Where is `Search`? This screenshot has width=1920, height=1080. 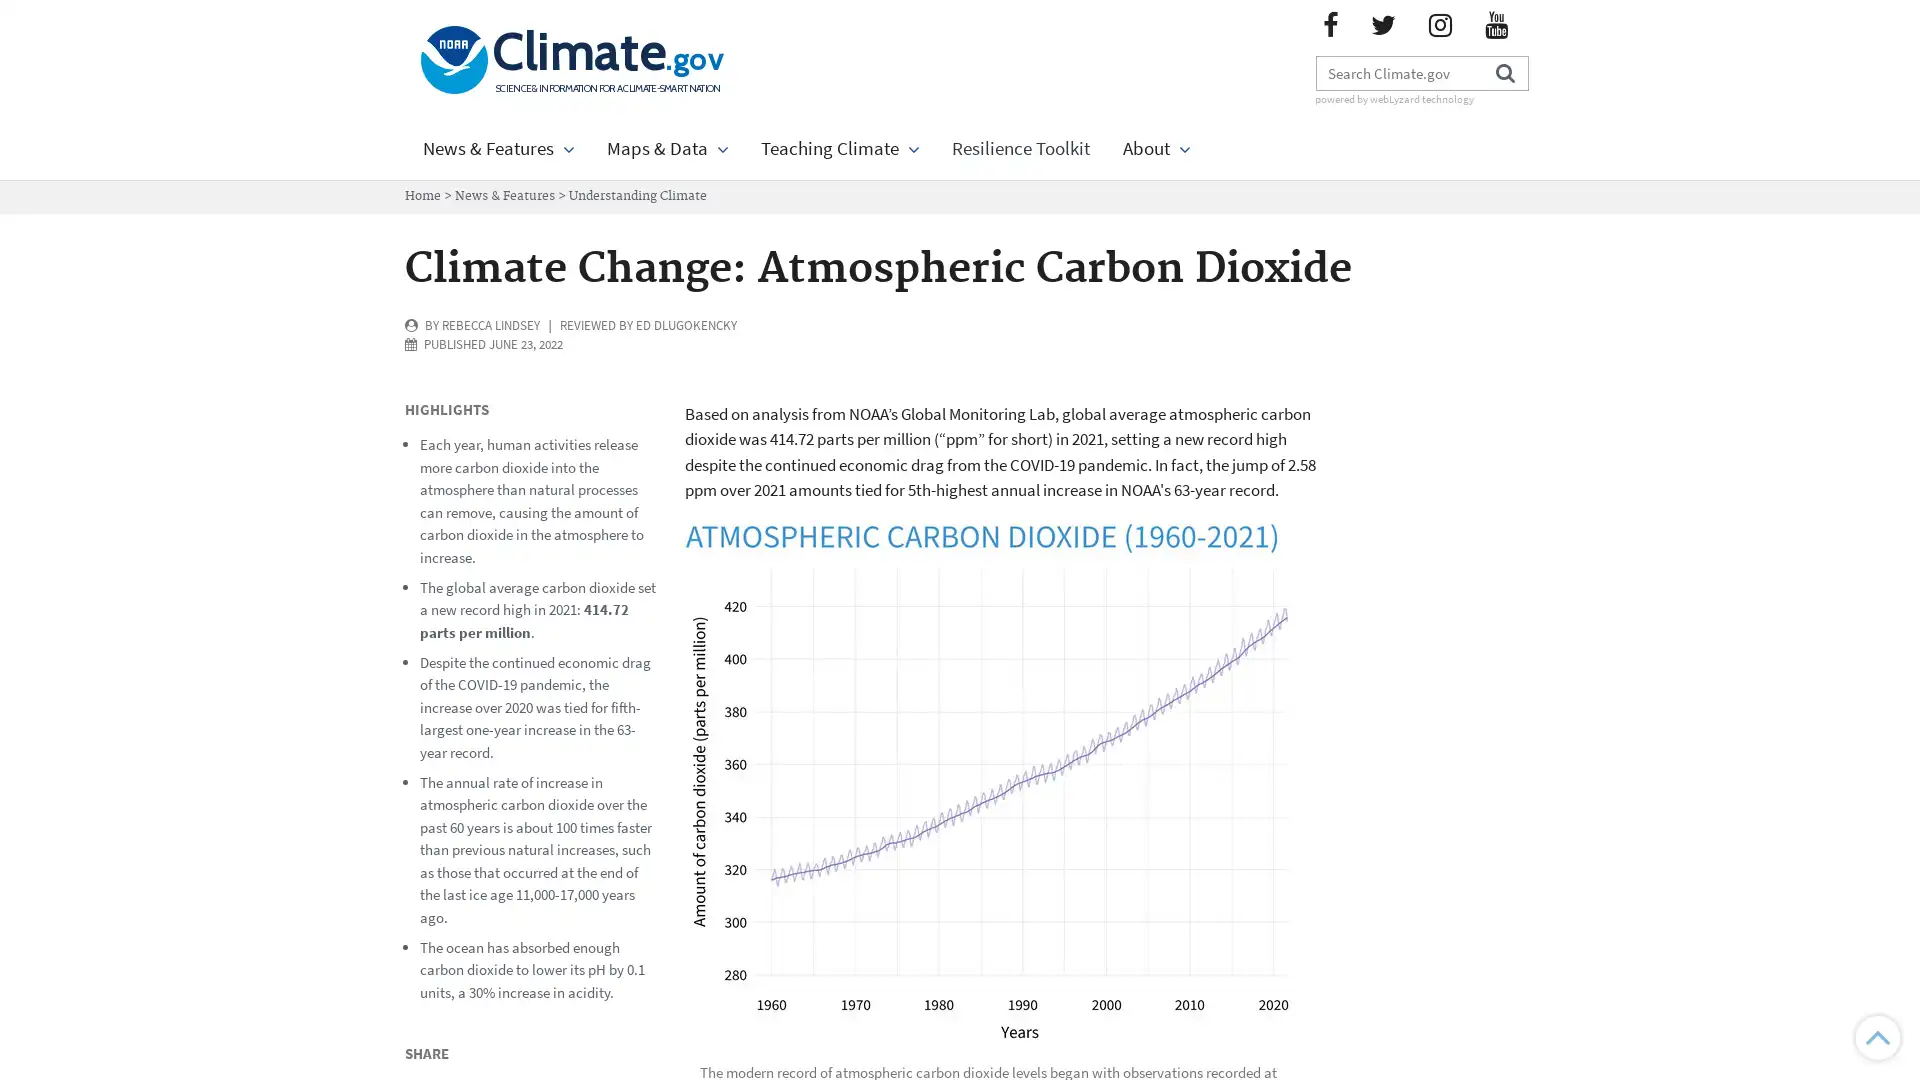
Search is located at coordinates (1505, 71).